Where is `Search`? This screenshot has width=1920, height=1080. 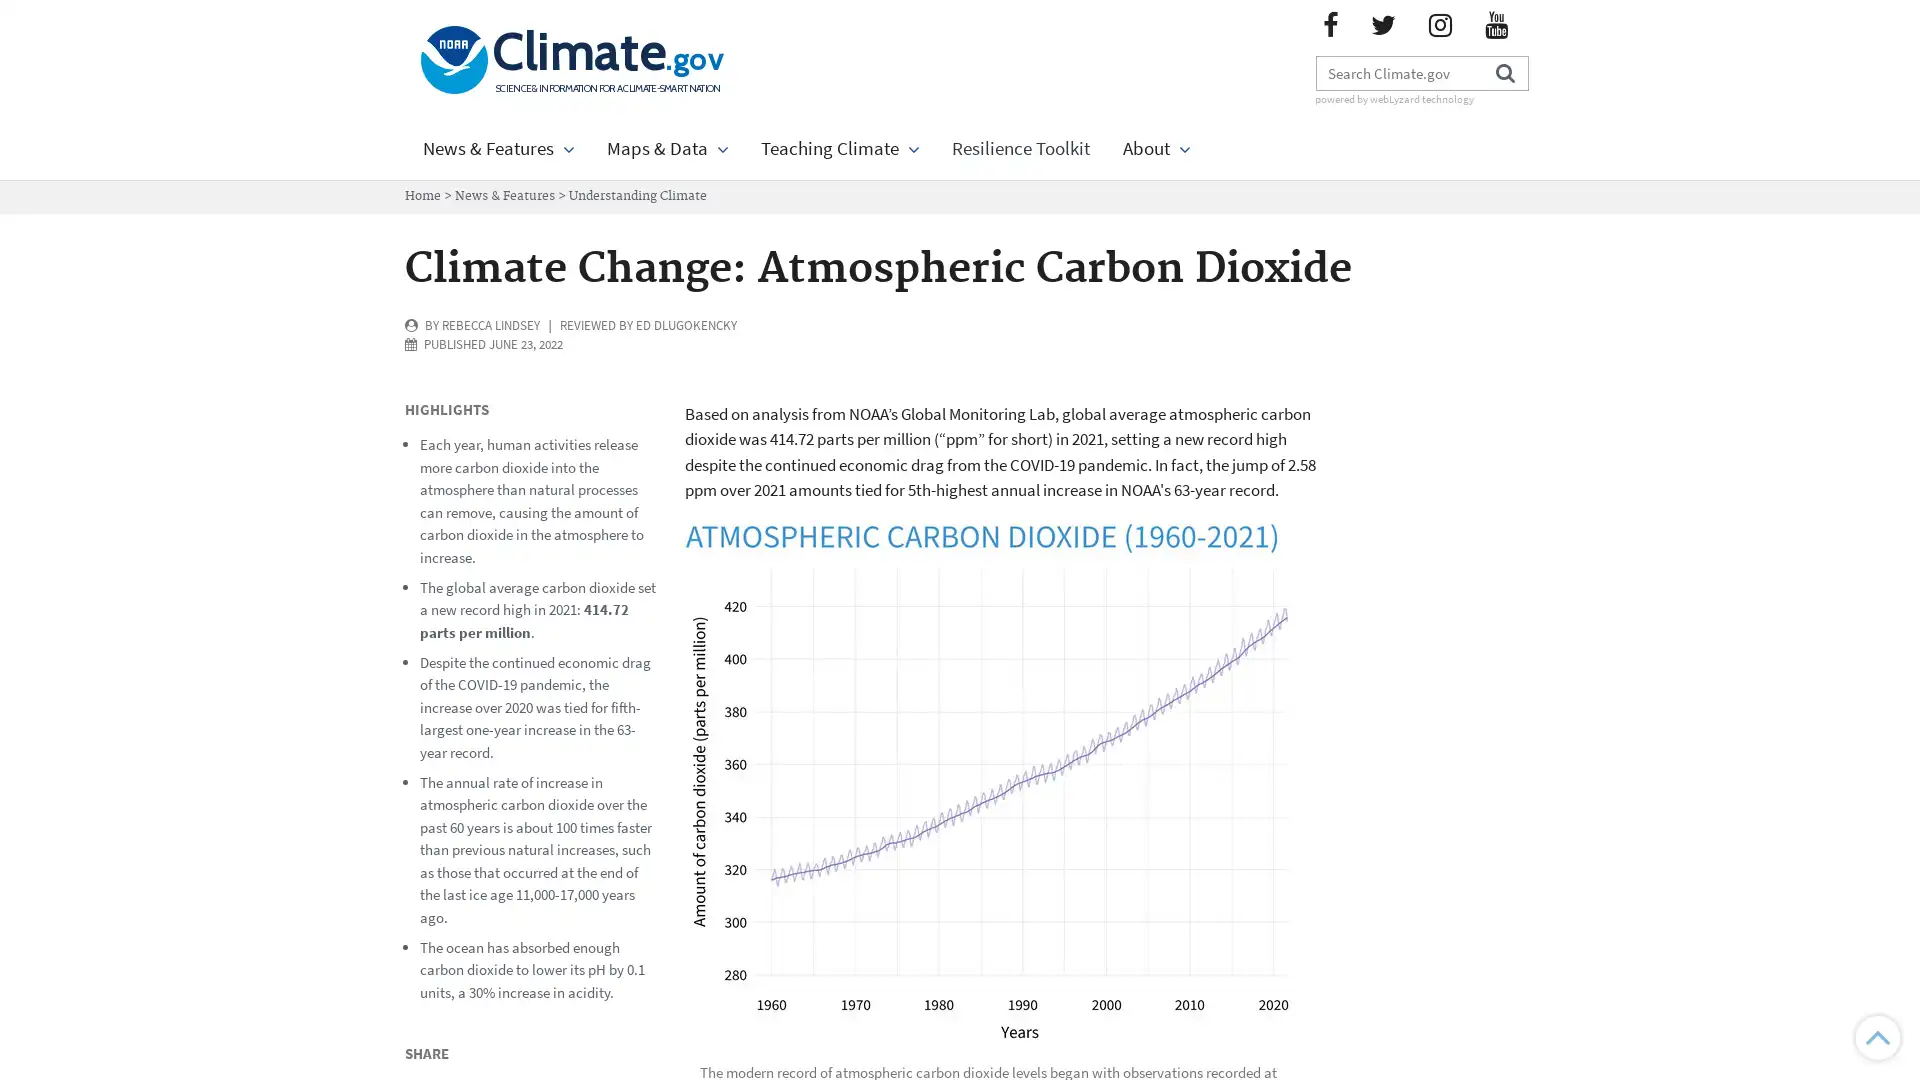
Search is located at coordinates (1505, 71).